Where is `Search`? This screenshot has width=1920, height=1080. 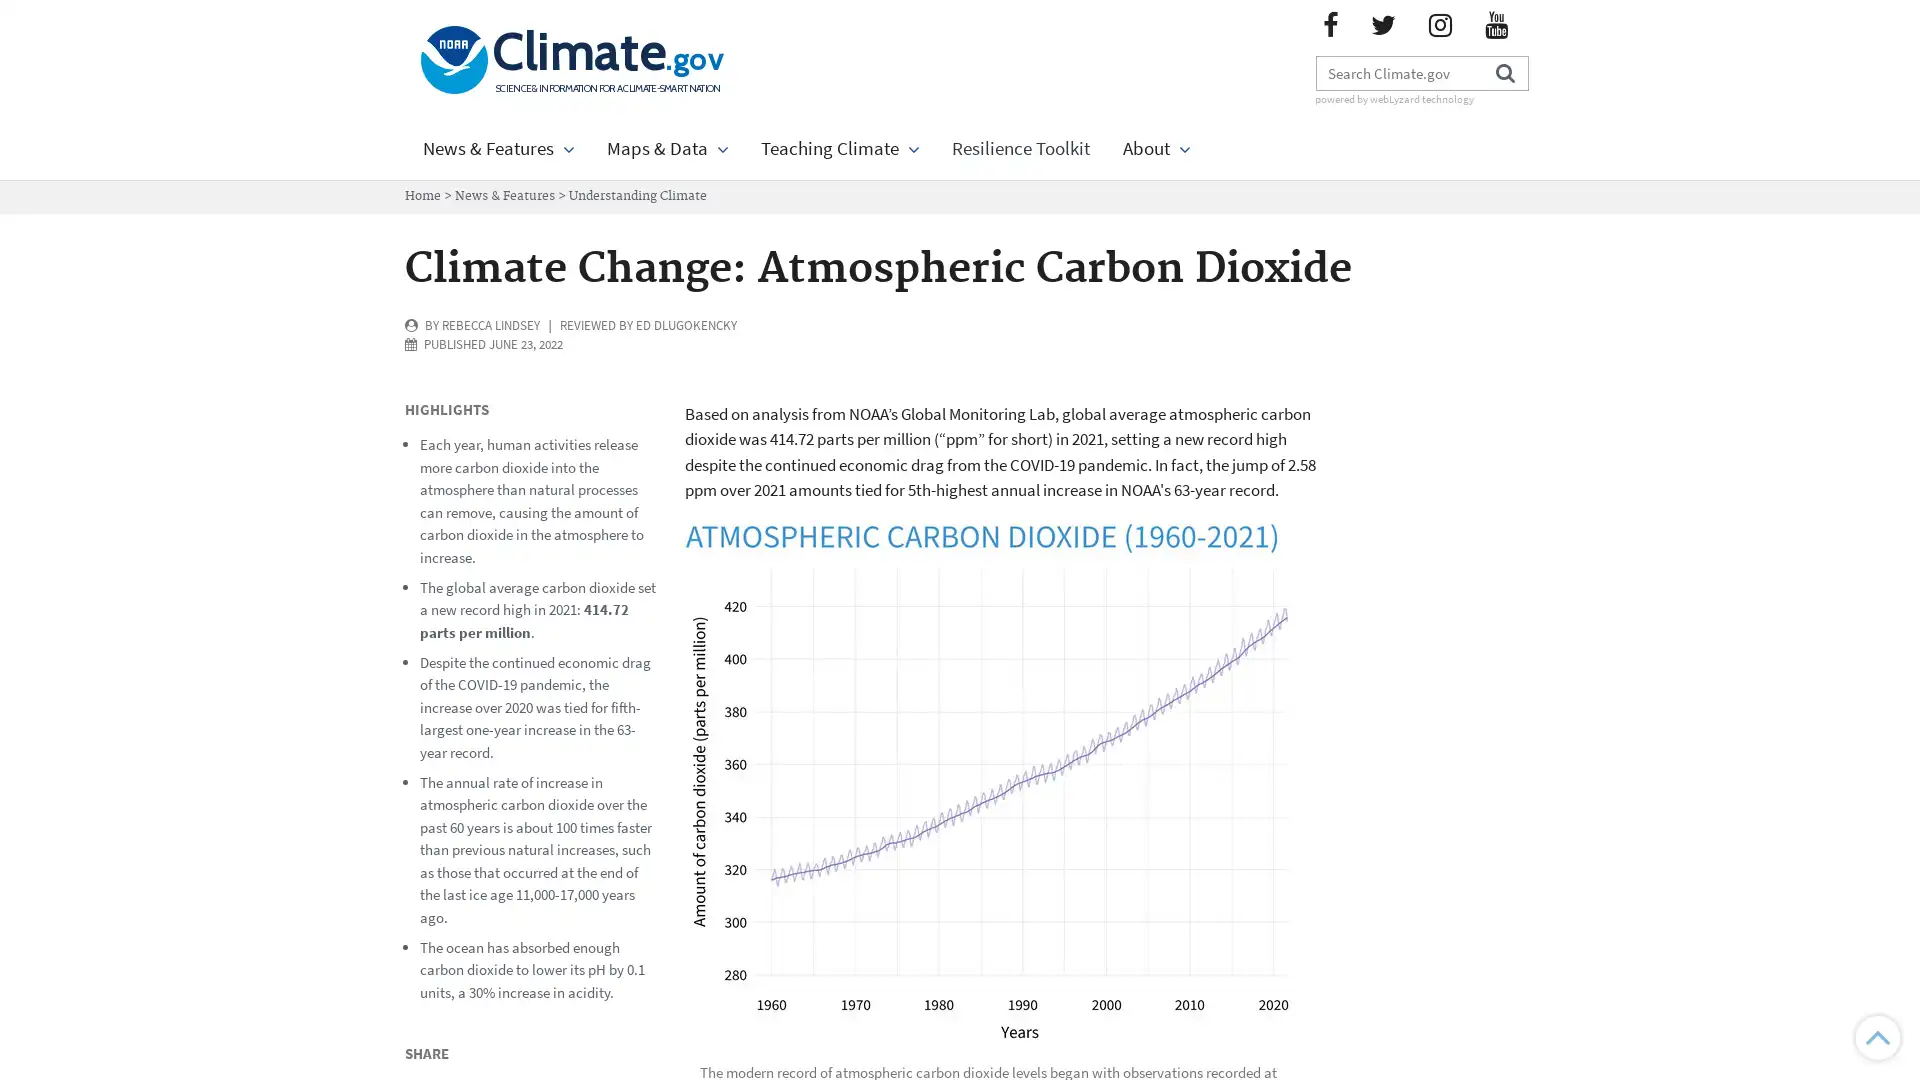
Search is located at coordinates (1505, 71).